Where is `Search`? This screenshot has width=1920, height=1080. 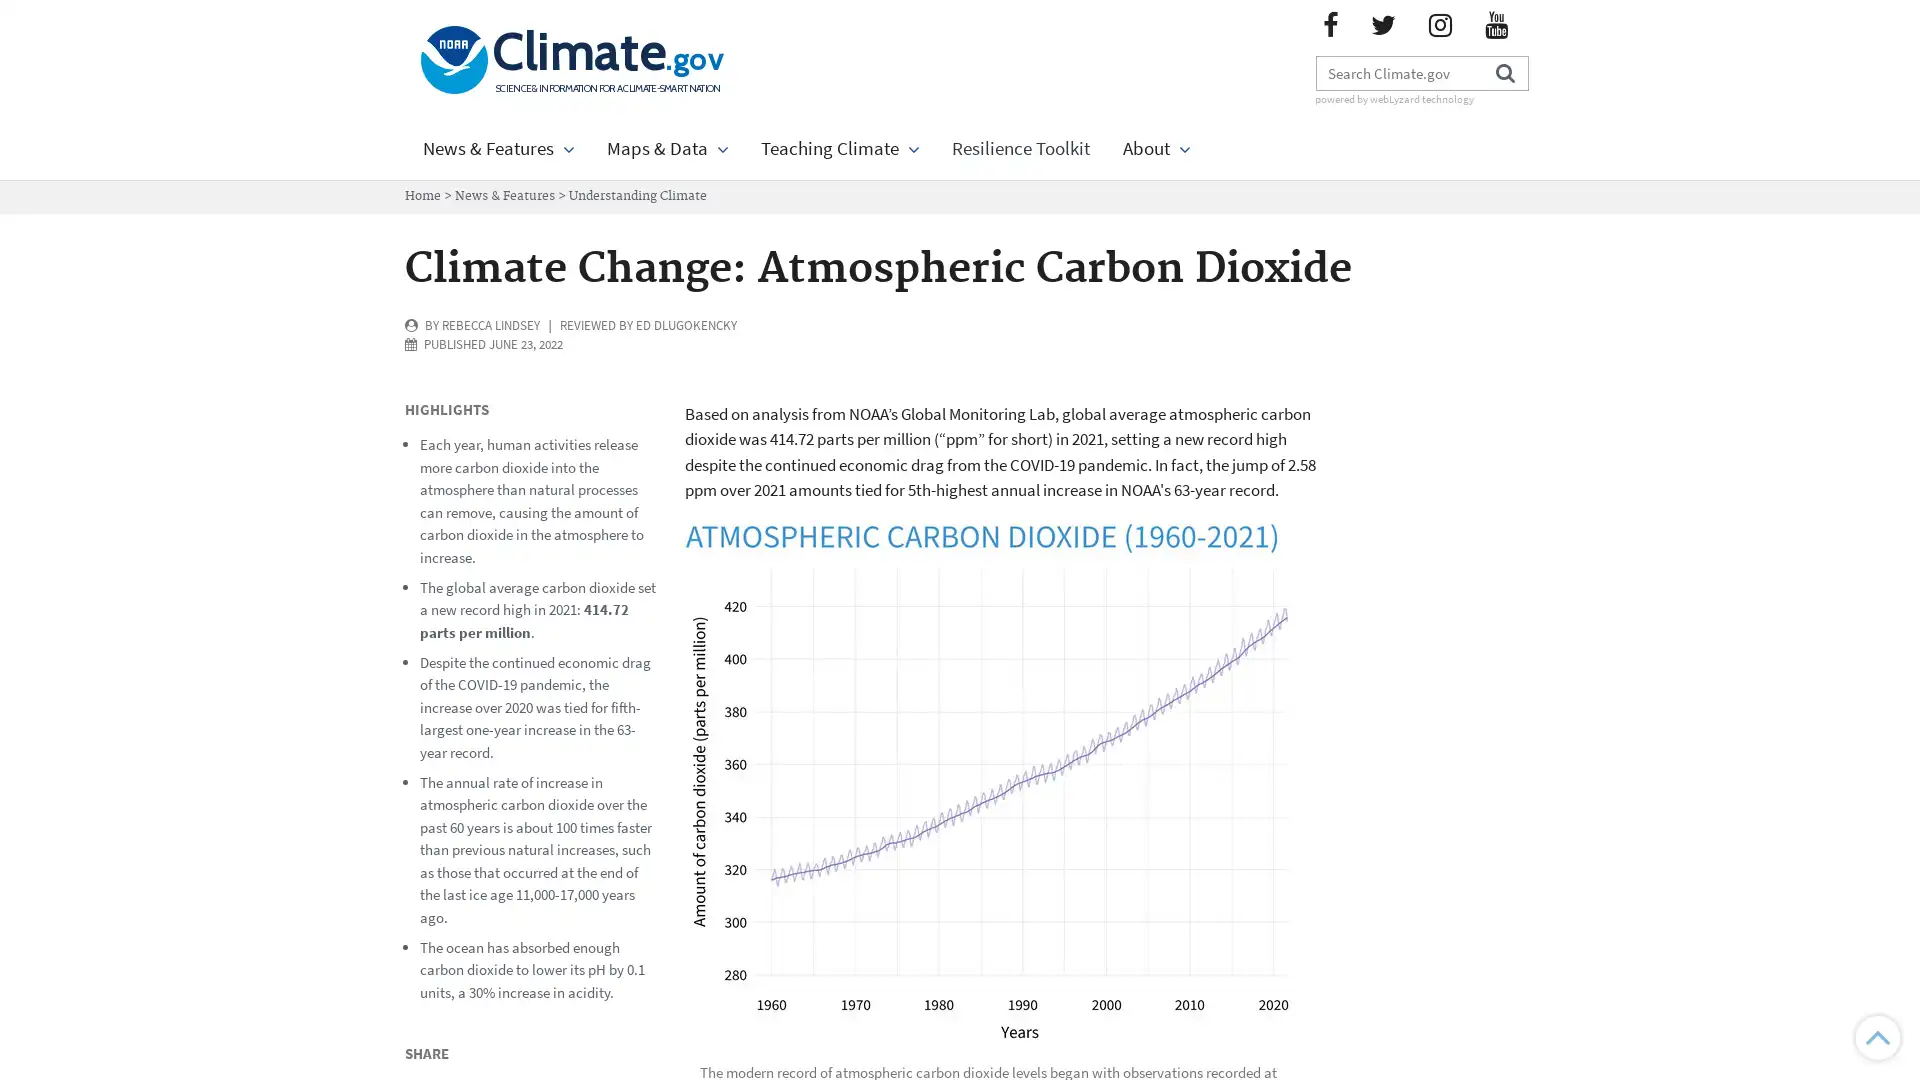
Search is located at coordinates (1505, 71).